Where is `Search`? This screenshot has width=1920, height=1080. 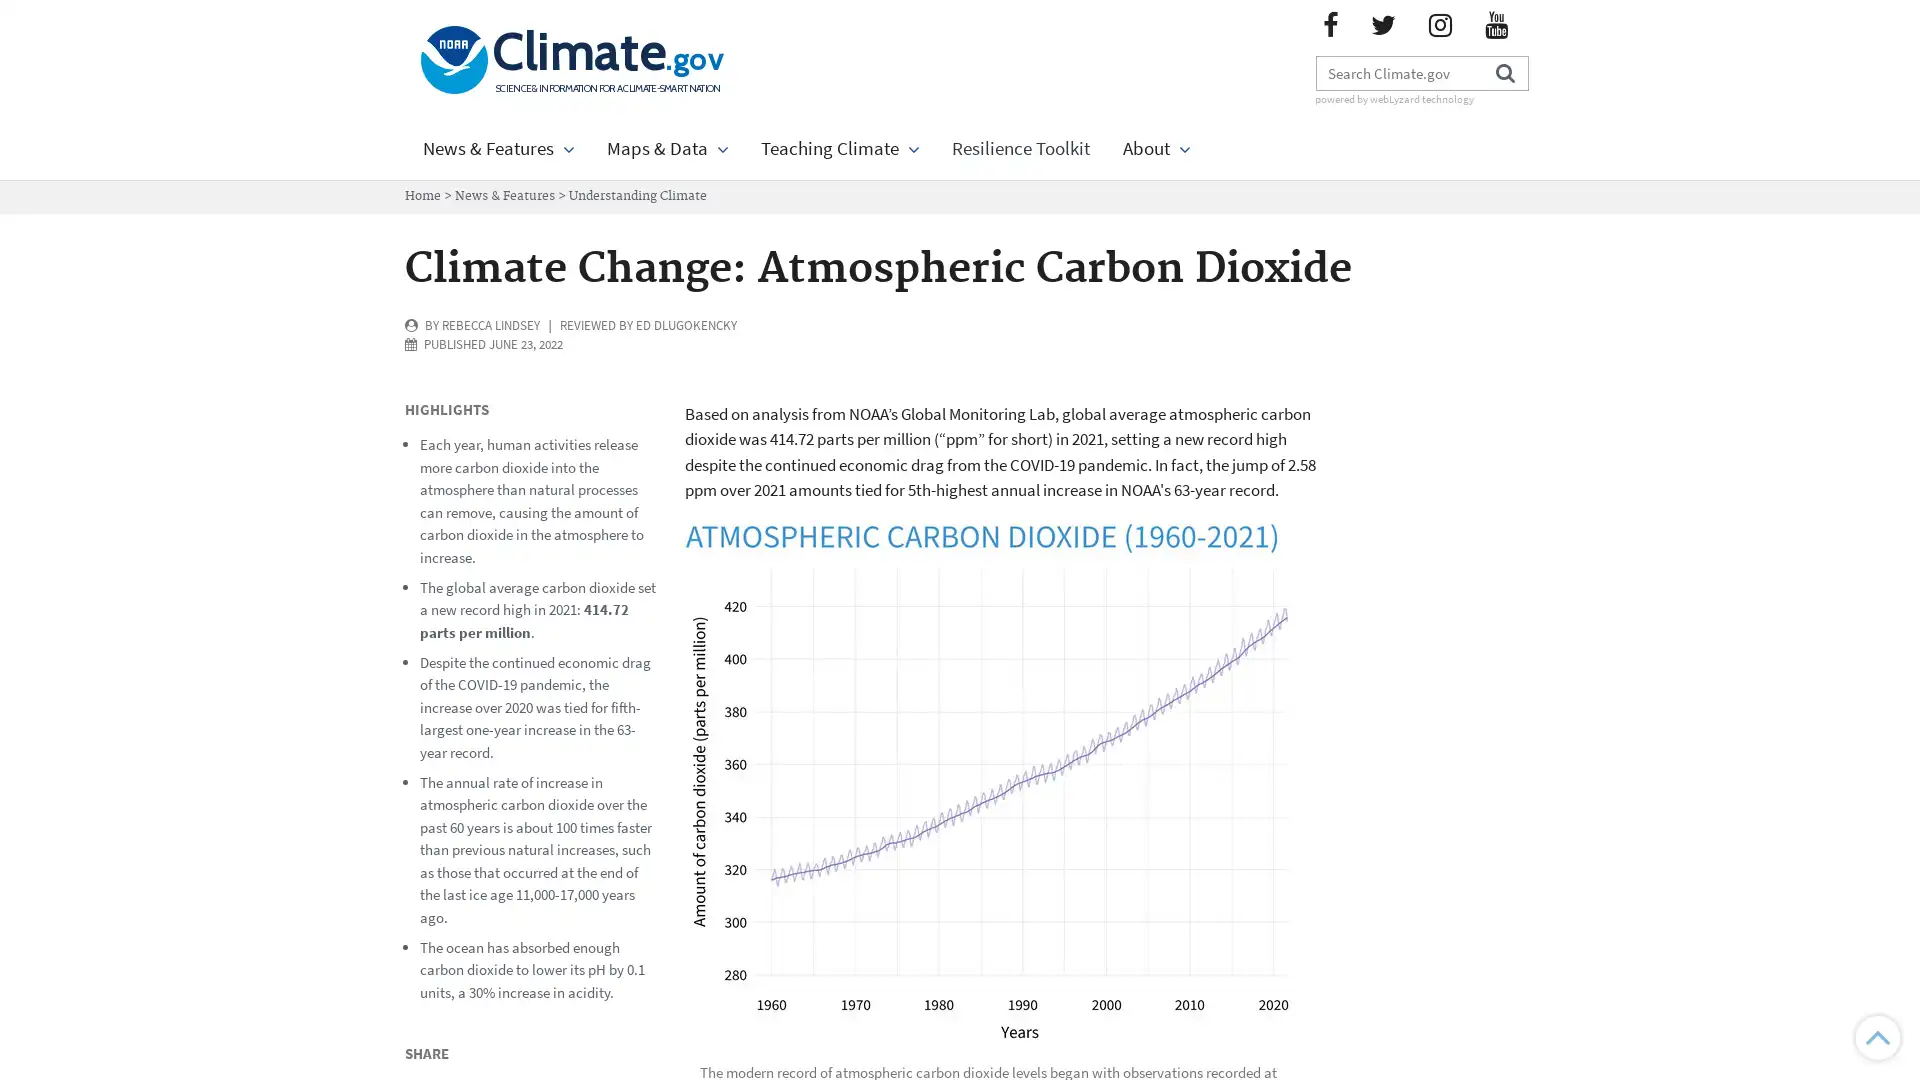
Search is located at coordinates (1505, 71).